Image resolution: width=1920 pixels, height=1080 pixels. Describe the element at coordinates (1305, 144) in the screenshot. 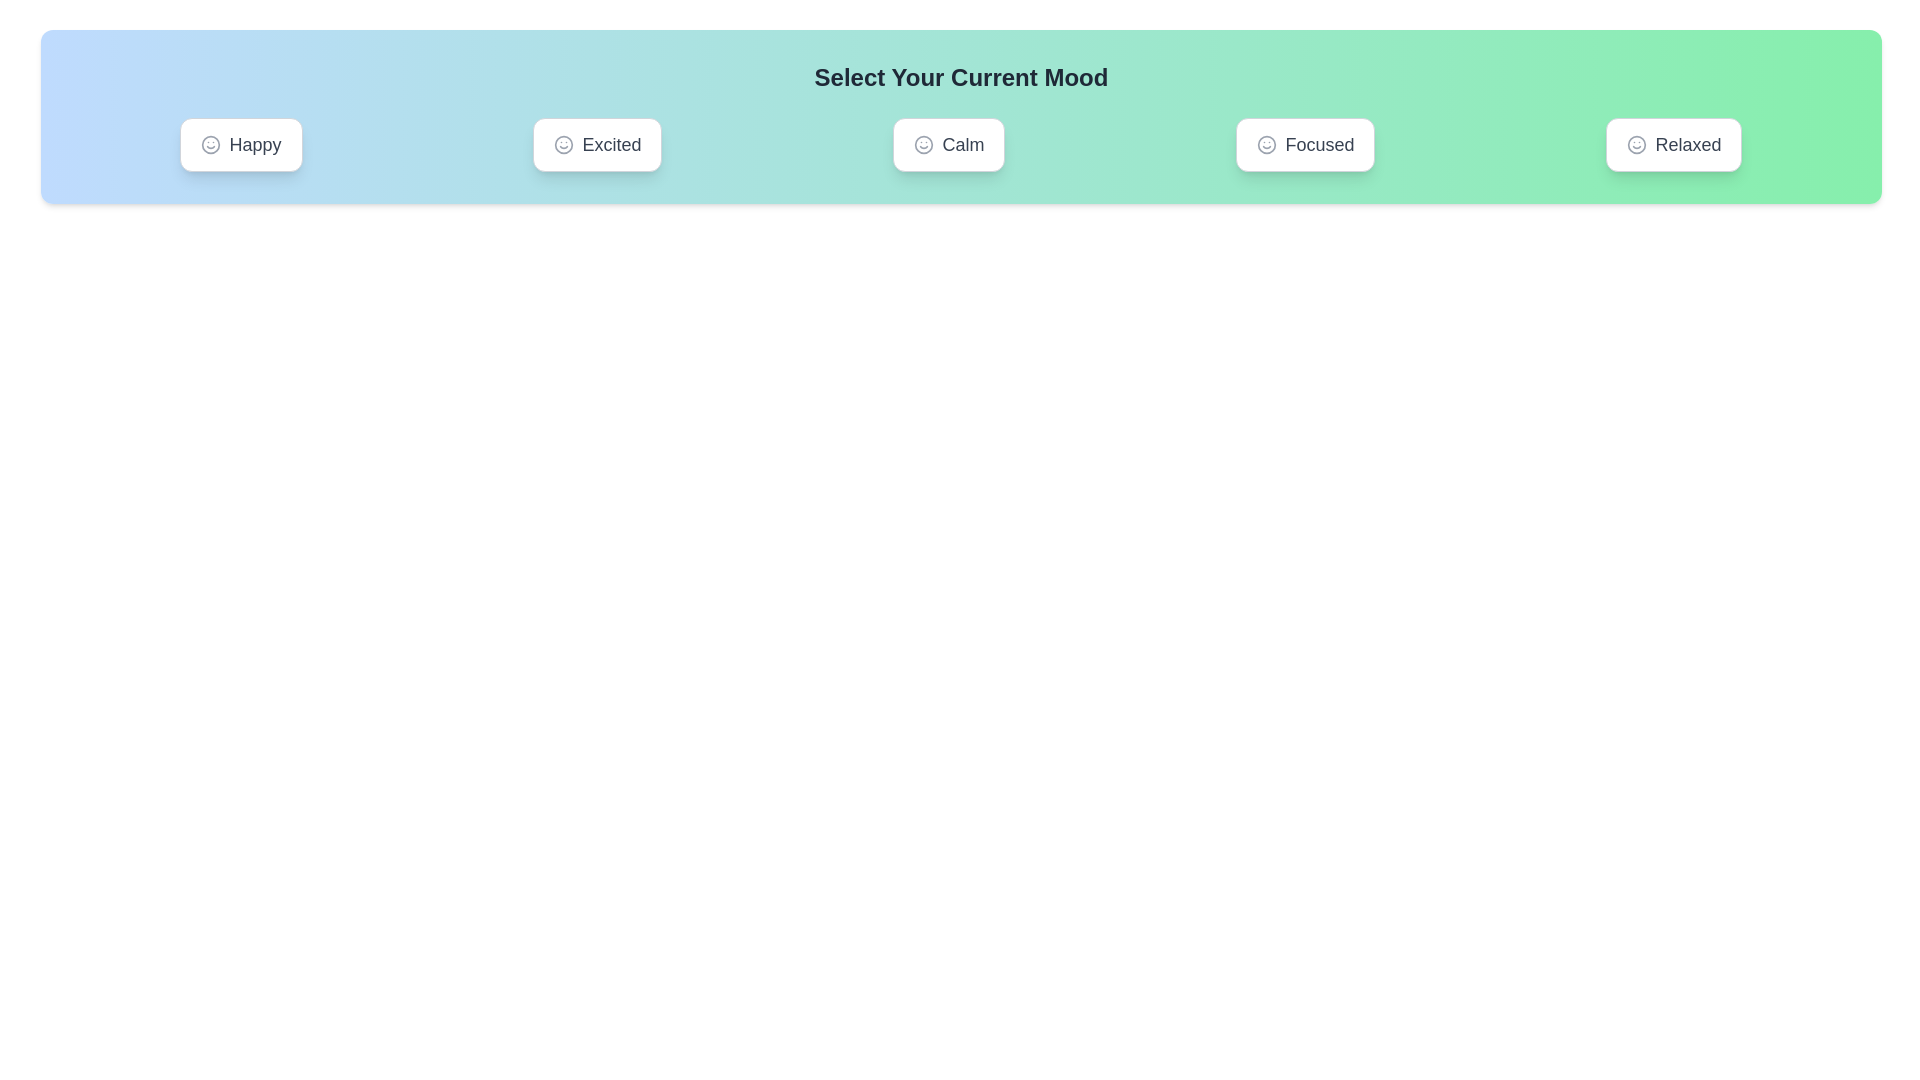

I see `the mood Focused by clicking on its corresponding button` at that location.